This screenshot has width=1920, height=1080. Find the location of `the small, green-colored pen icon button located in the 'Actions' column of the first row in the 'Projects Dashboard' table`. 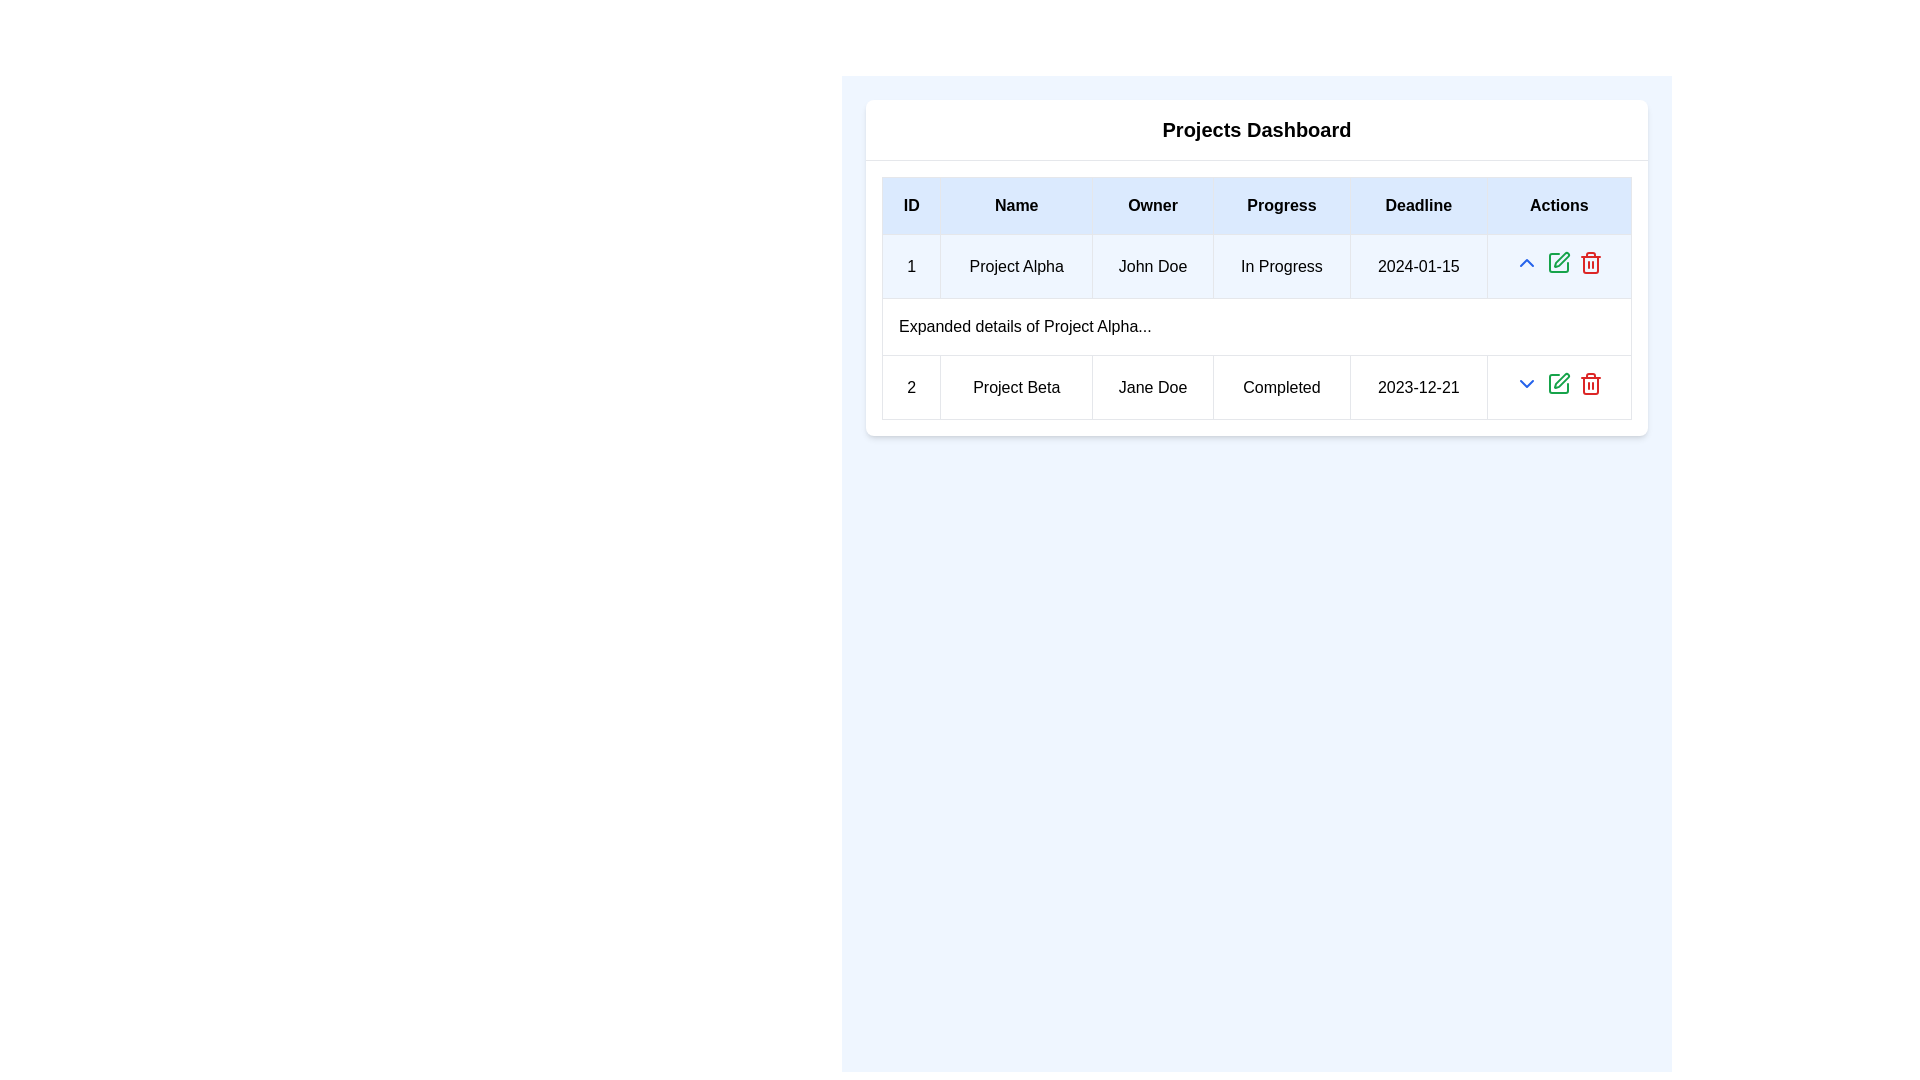

the small, green-colored pen icon button located in the 'Actions' column of the first row in the 'Projects Dashboard' table is located at coordinates (1561, 258).